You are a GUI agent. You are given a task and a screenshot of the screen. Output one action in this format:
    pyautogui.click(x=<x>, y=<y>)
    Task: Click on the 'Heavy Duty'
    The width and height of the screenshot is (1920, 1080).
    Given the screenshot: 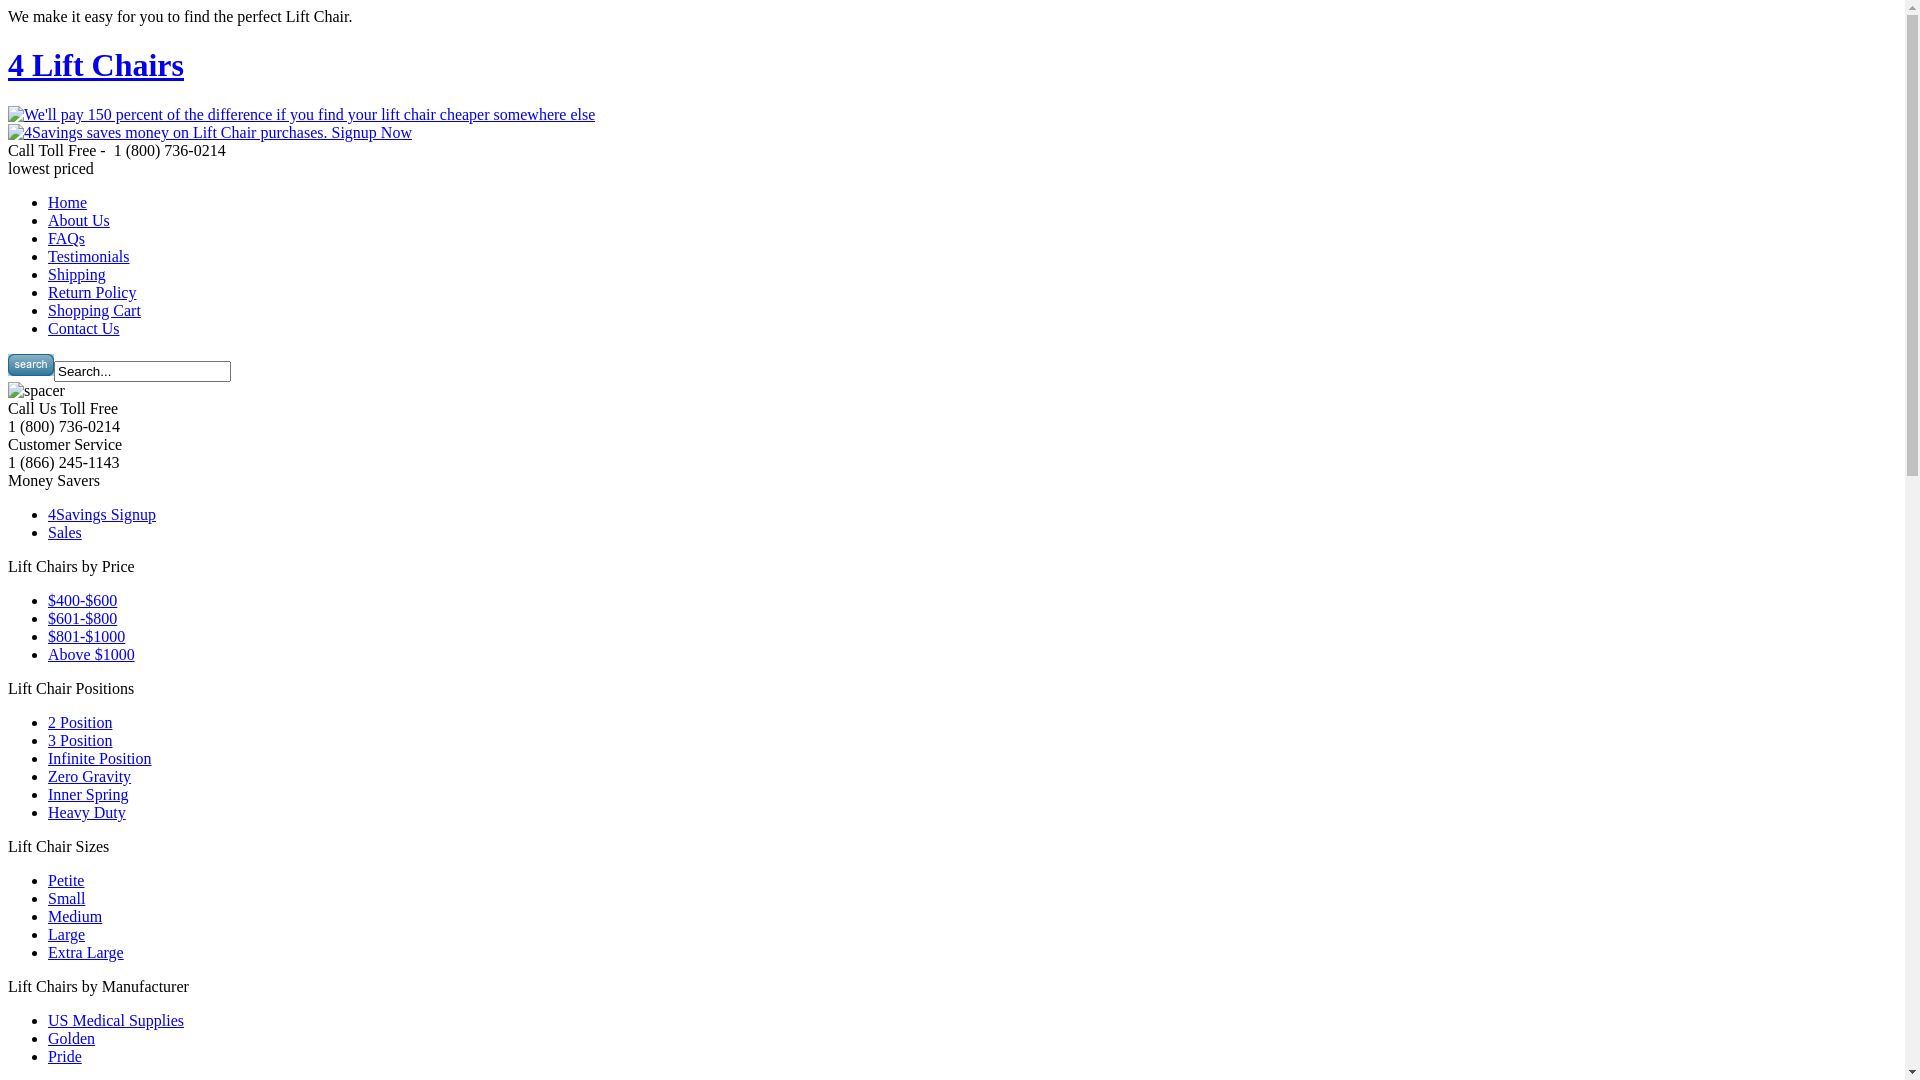 What is the action you would take?
    pyautogui.click(x=85, y=812)
    